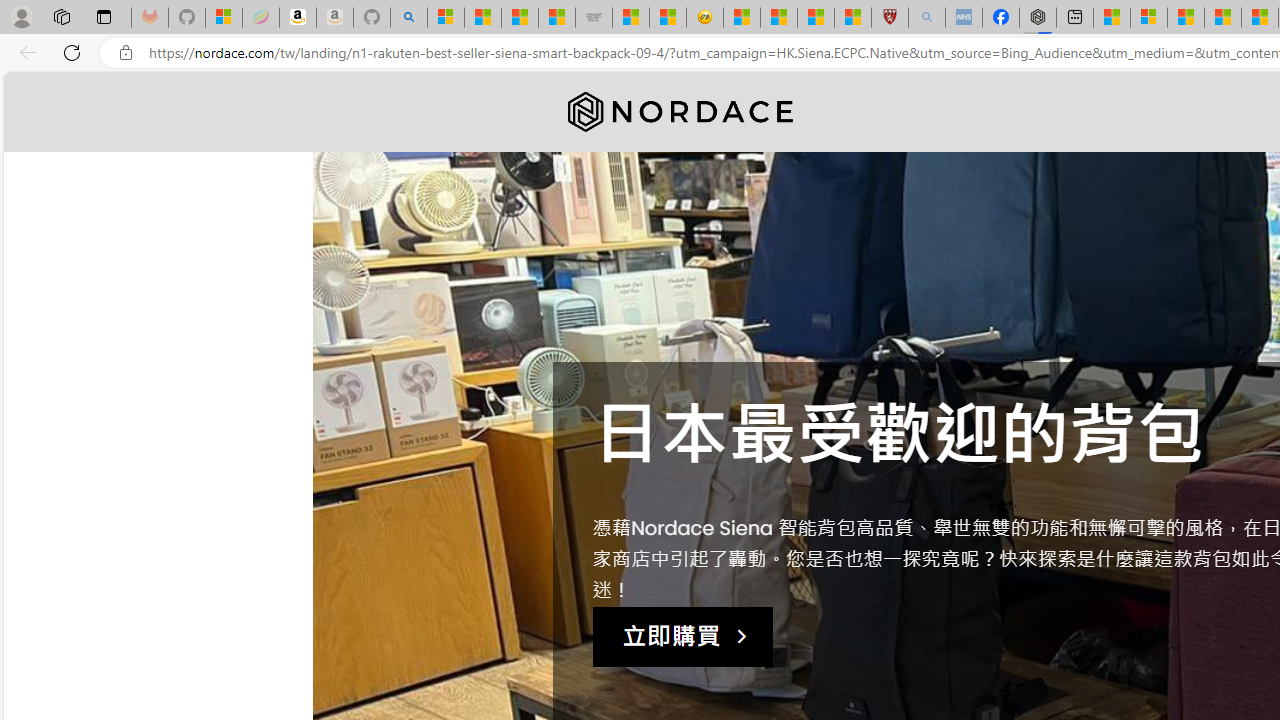 This screenshot has width=1280, height=720. Describe the element at coordinates (741, 17) in the screenshot. I see `'Recipes - MSN'` at that location.